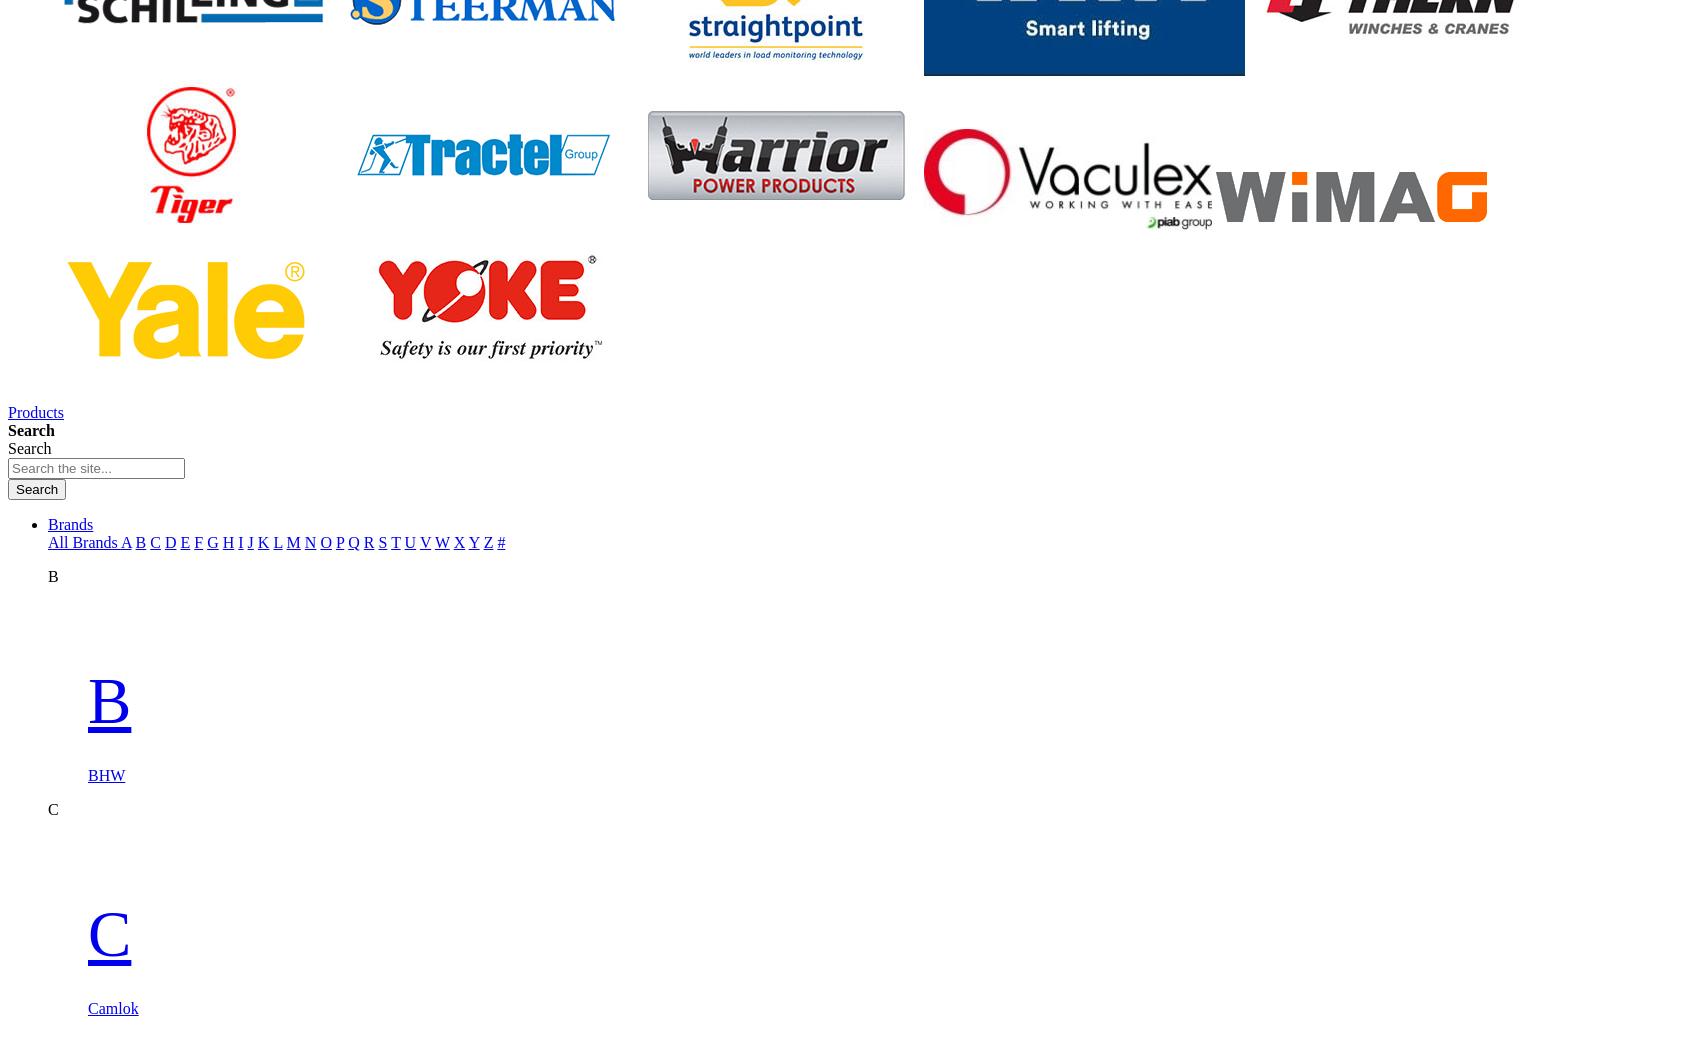 Image resolution: width=1700 pixels, height=1056 pixels. Describe the element at coordinates (277, 541) in the screenshot. I see `'L'` at that location.